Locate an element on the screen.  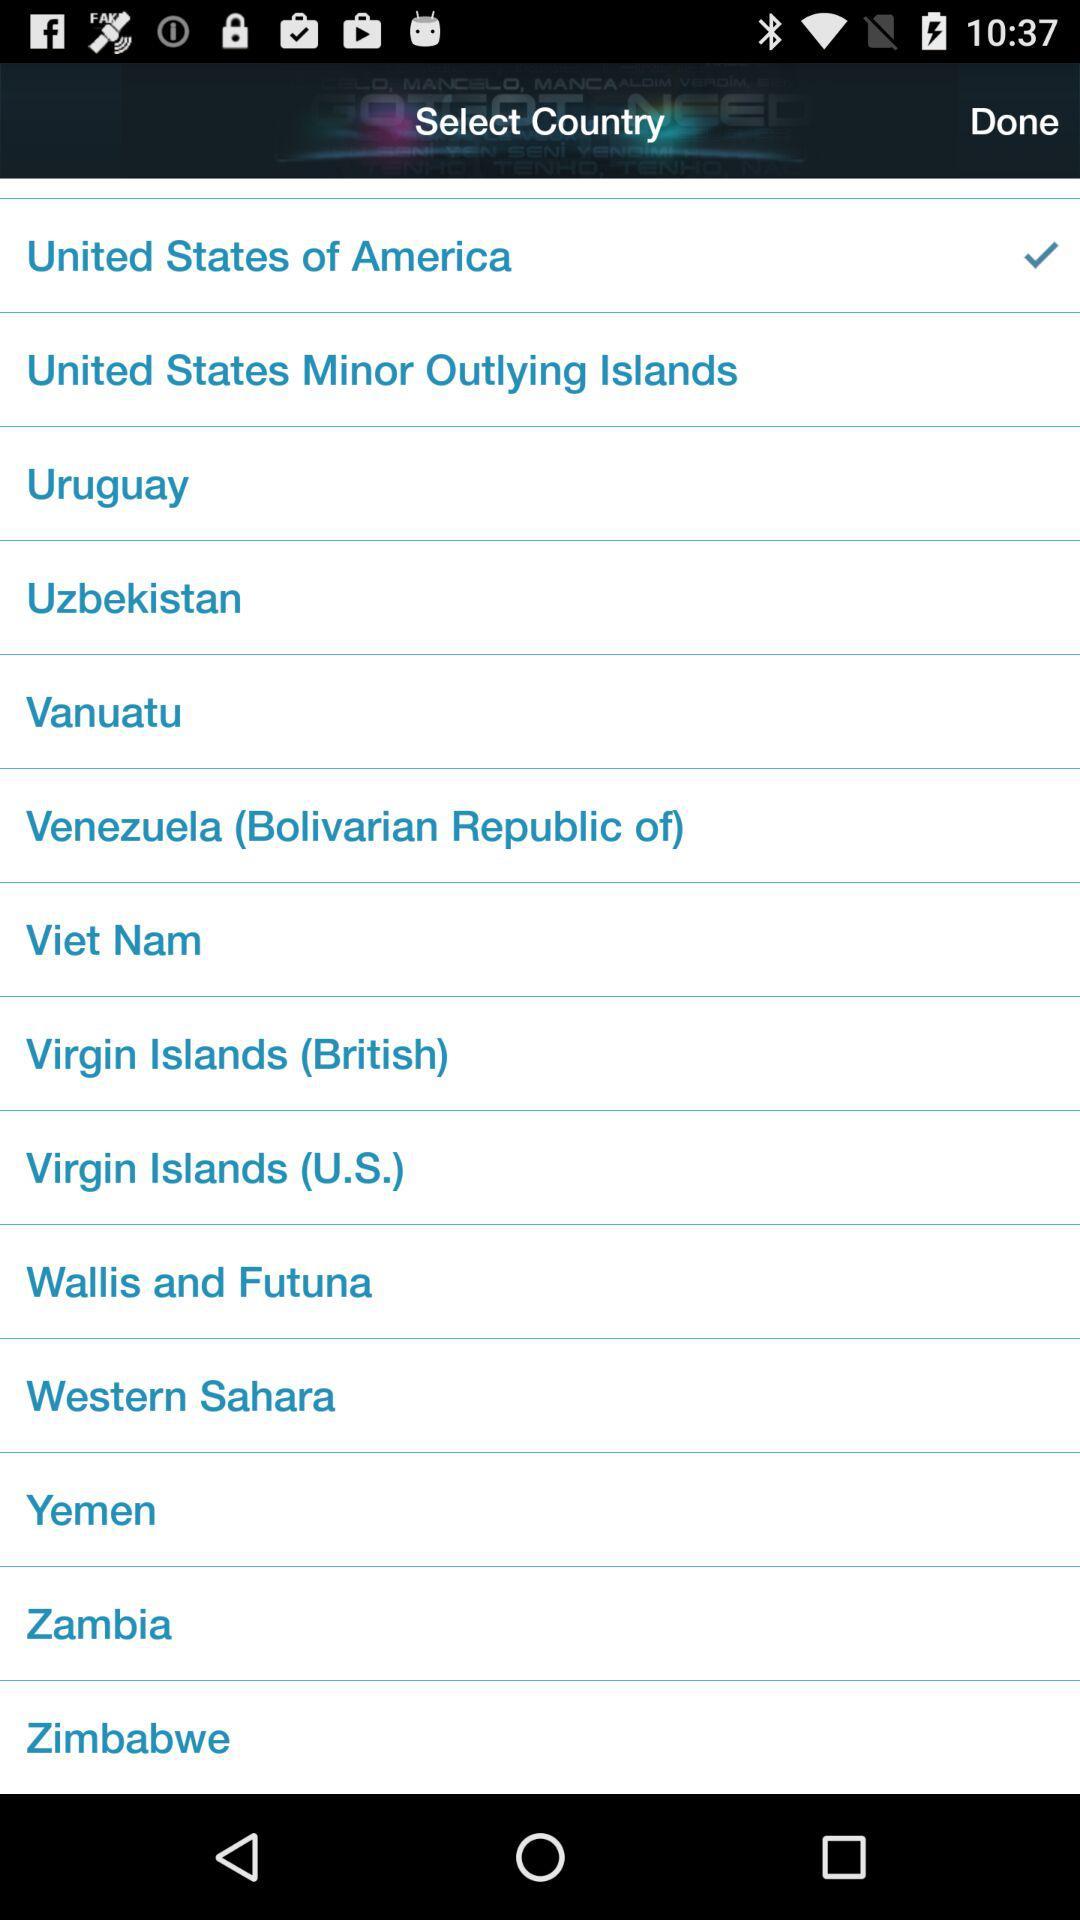
zambia item is located at coordinates (540, 1623).